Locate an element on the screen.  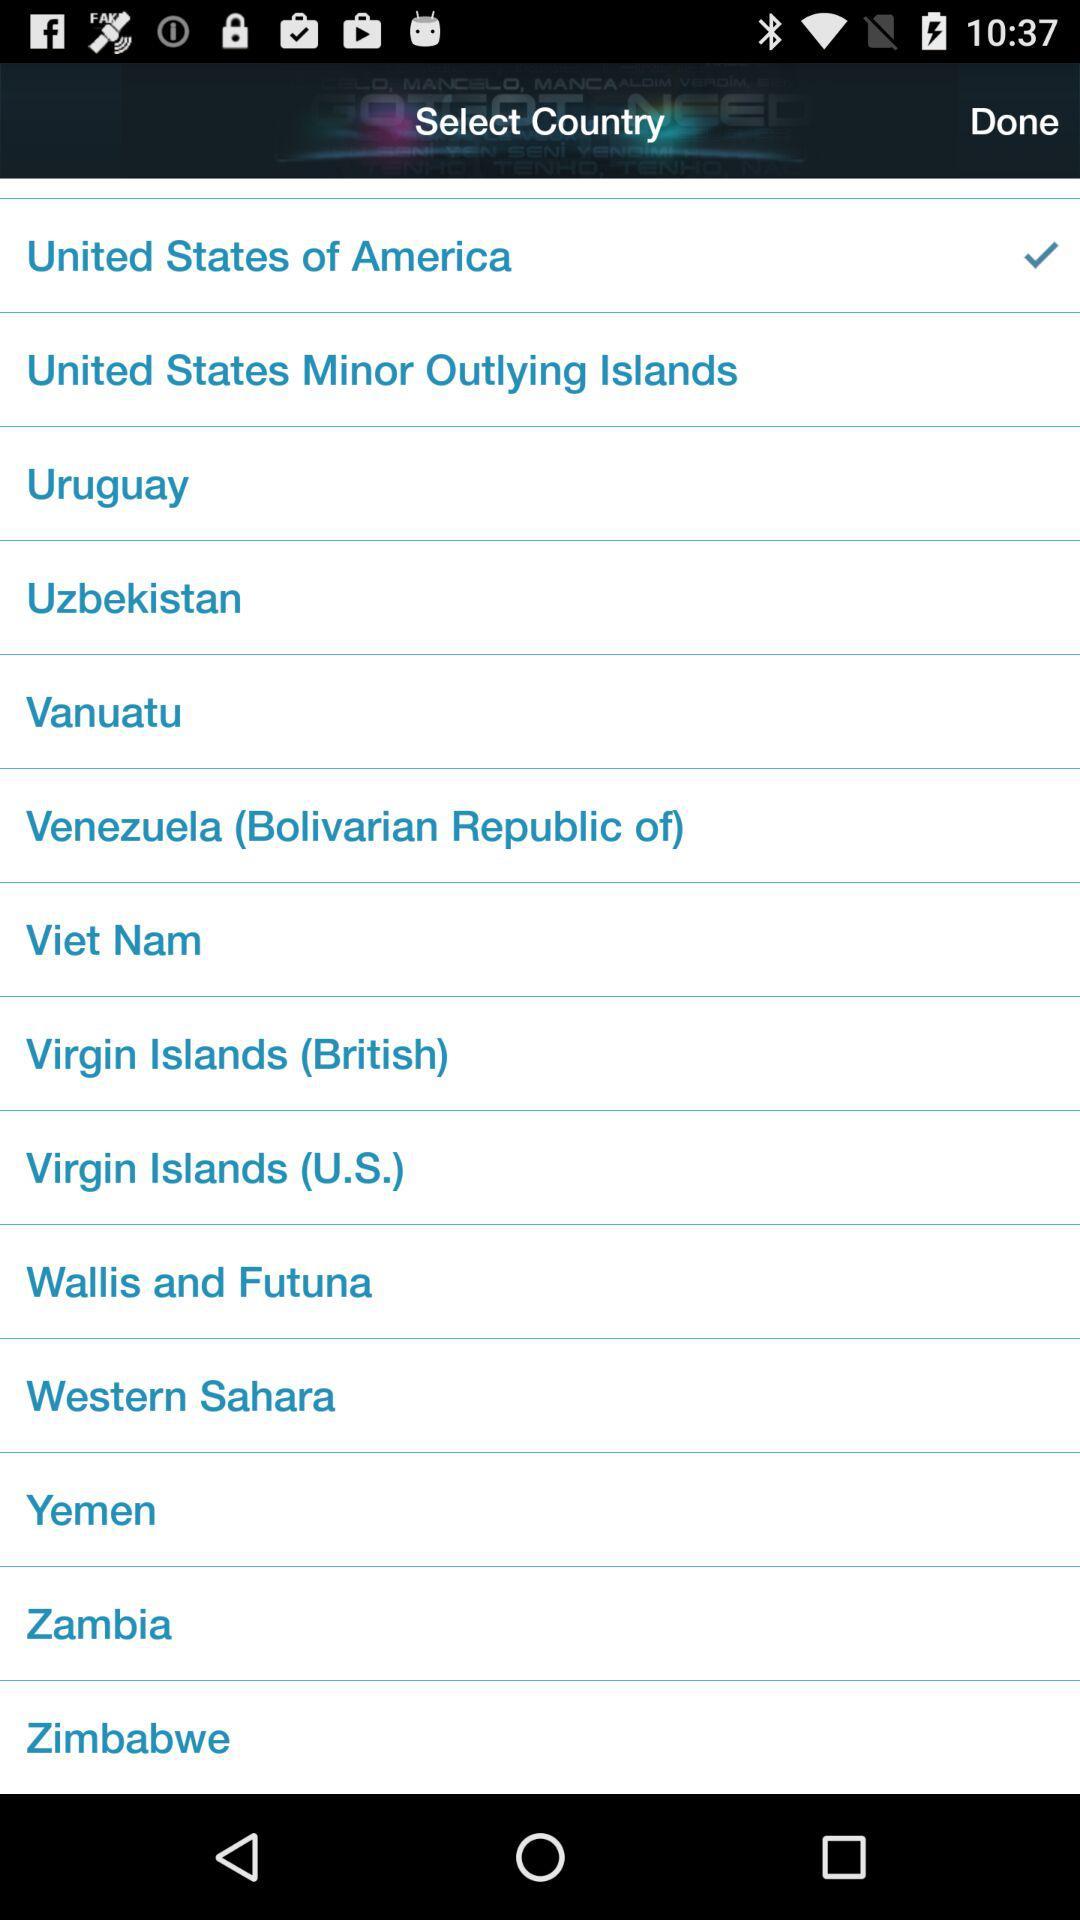
zambia item is located at coordinates (540, 1623).